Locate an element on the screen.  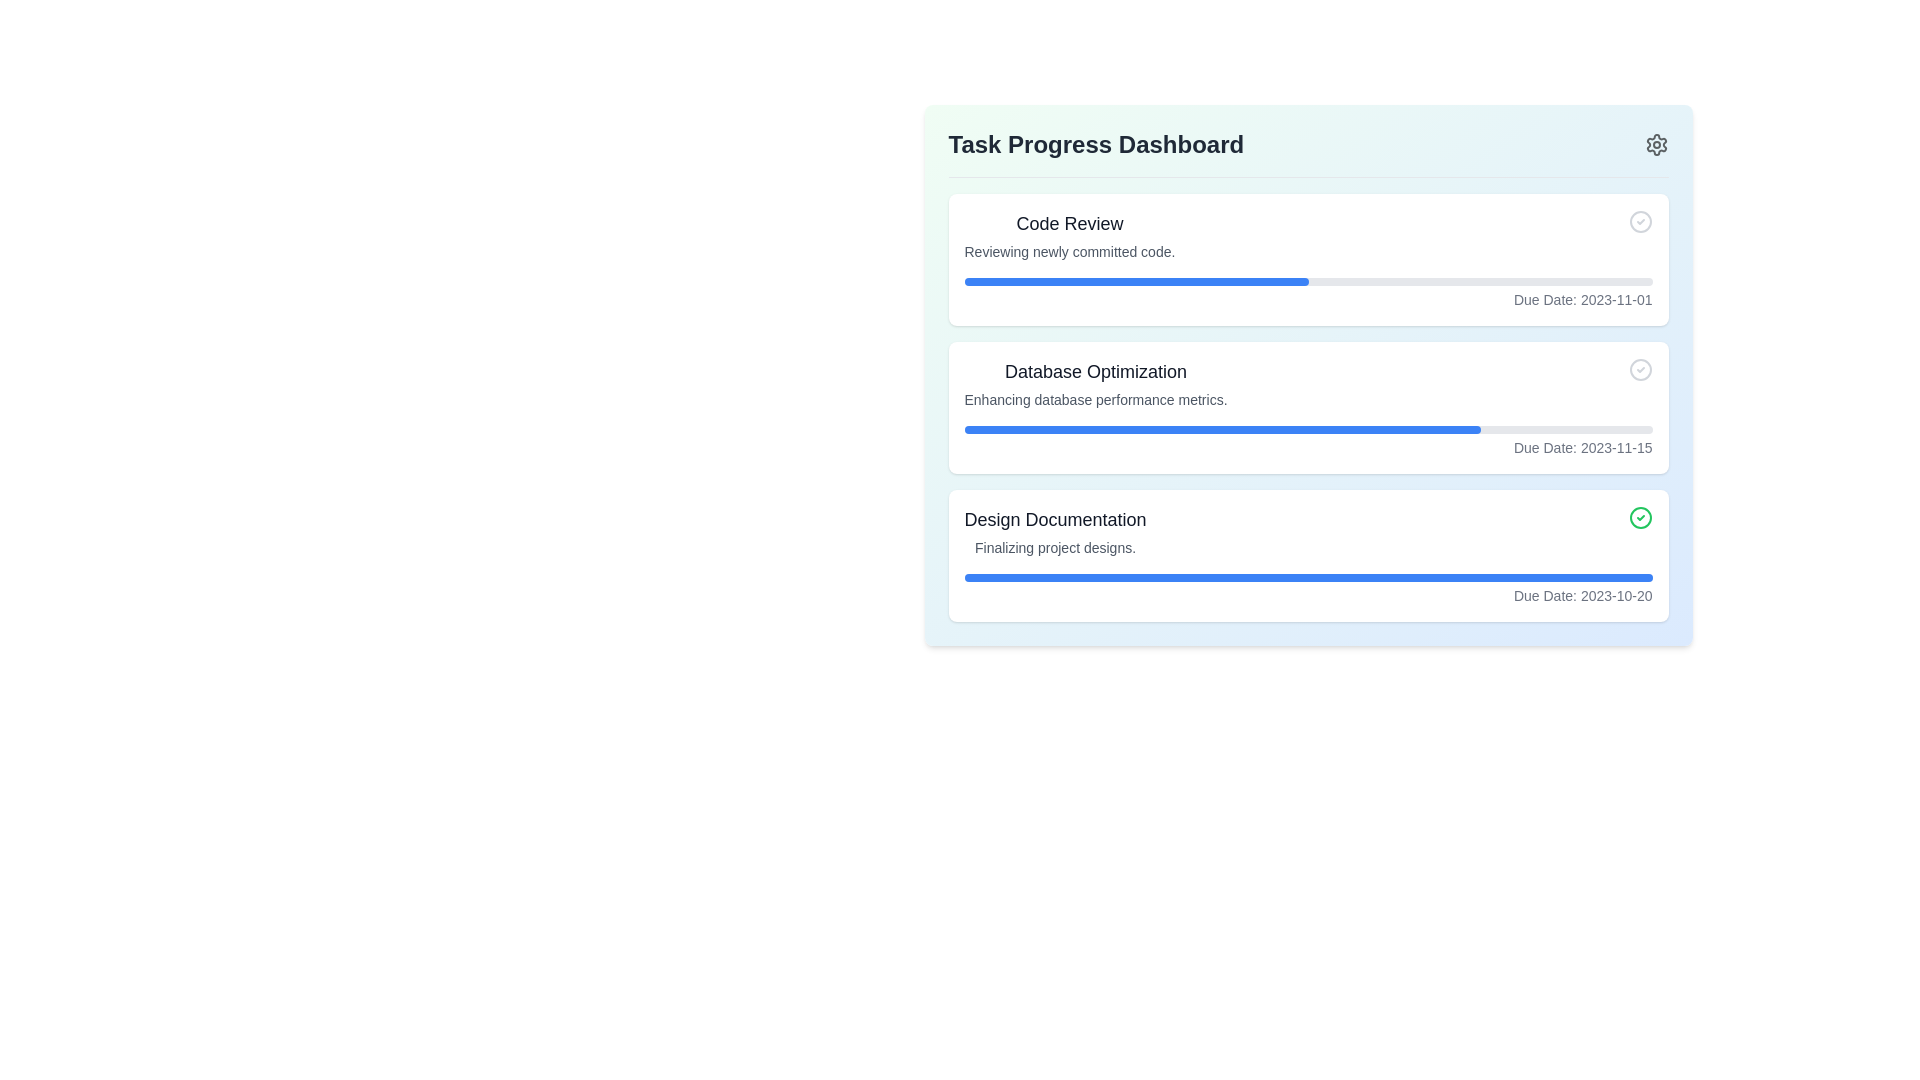
the progress bar located below the 'Database Optimization' label in the 'Task Progress Dashboard' card to visually interpret the progress of the task is located at coordinates (1308, 428).